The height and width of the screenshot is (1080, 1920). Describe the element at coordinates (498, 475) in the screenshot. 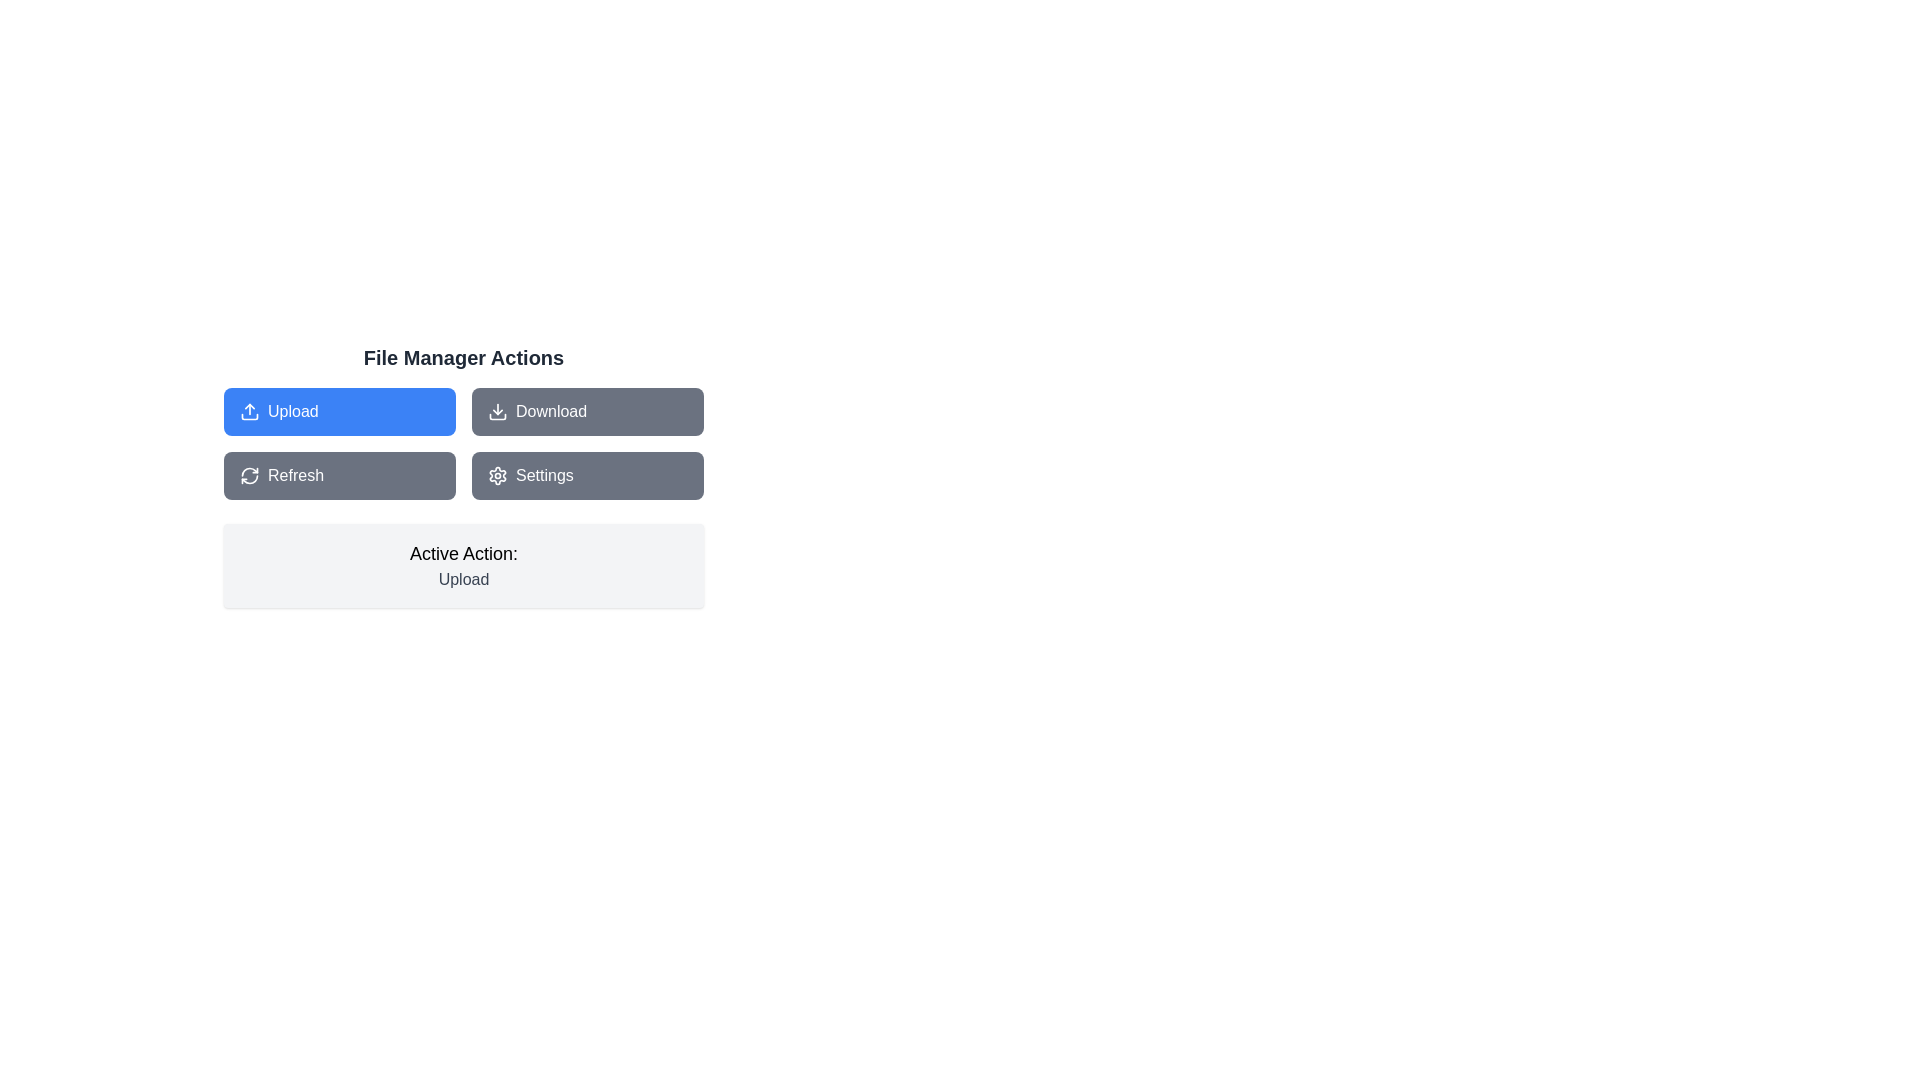

I see `the settings icon located in the button with the text 'Settings' in the second row of the 'File Manager Actions' group` at that location.